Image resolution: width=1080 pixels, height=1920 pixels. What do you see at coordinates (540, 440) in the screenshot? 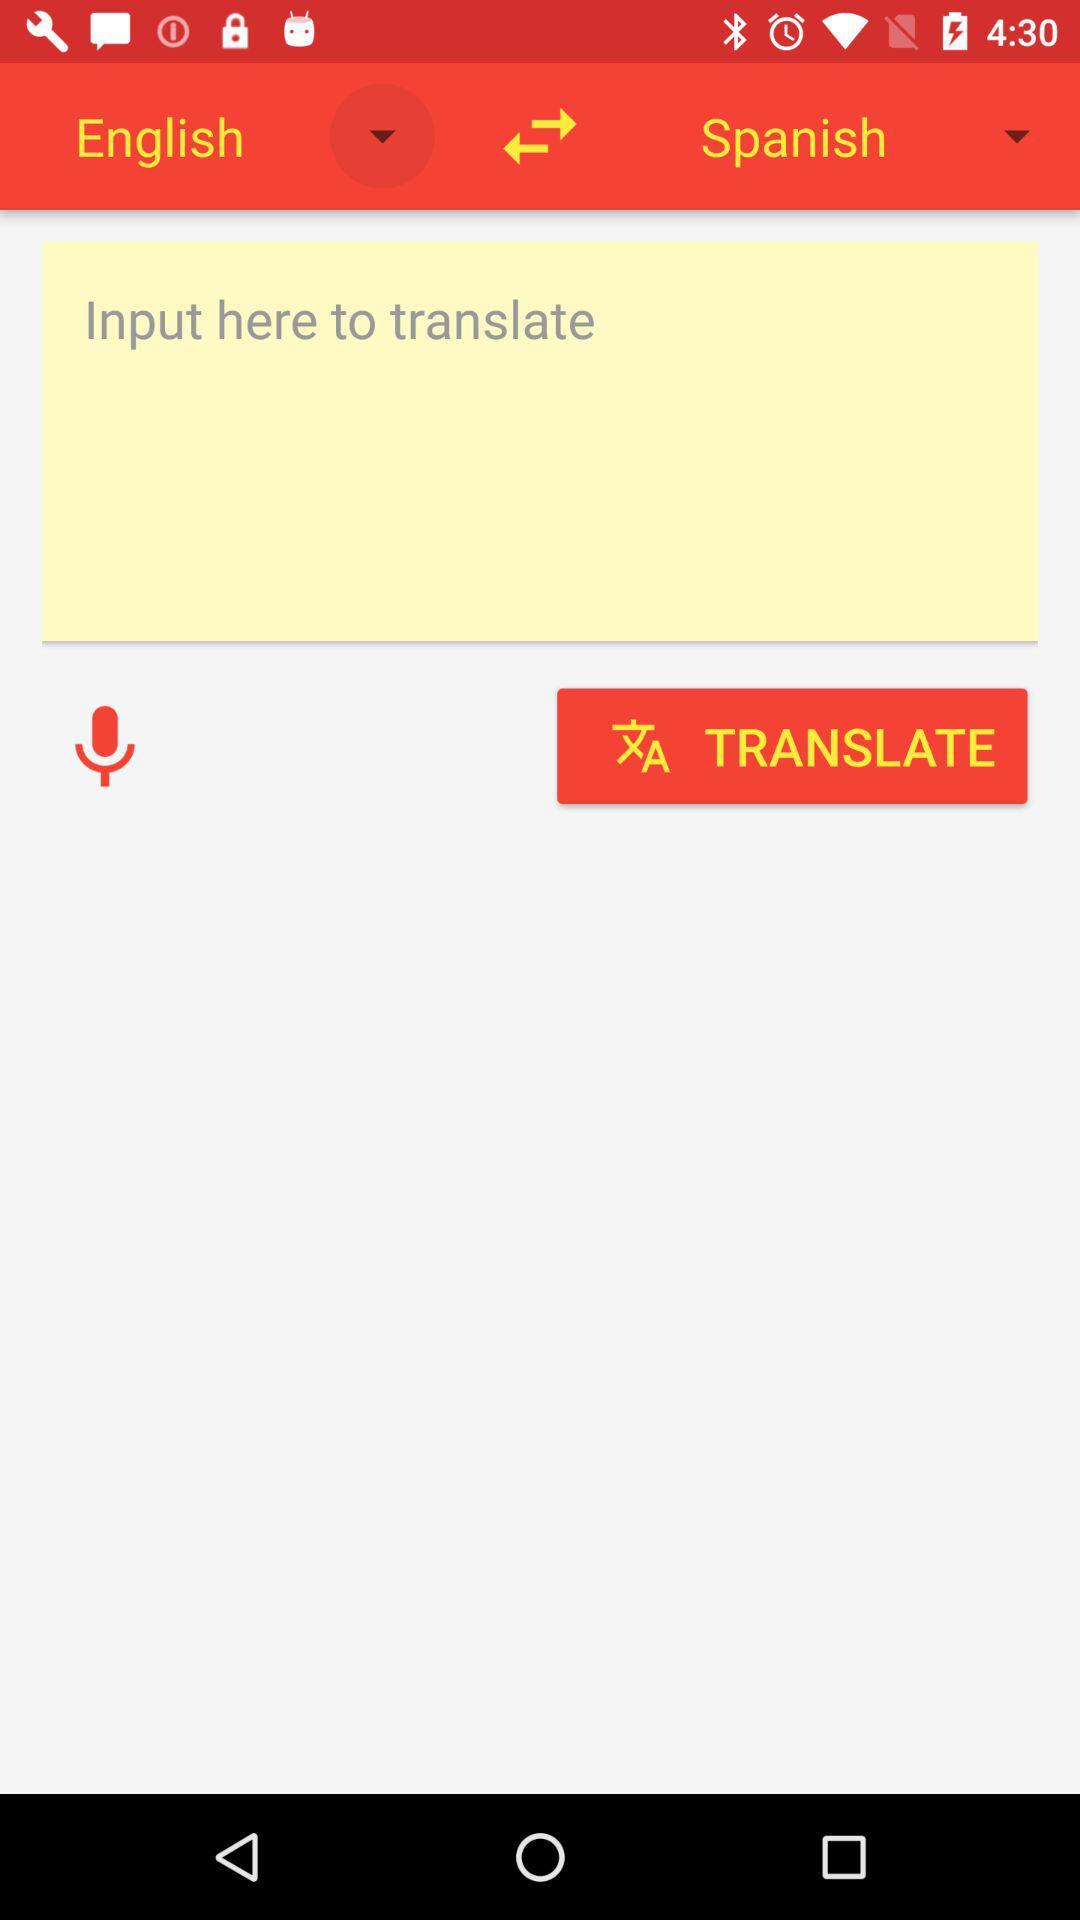
I see `text input` at bounding box center [540, 440].